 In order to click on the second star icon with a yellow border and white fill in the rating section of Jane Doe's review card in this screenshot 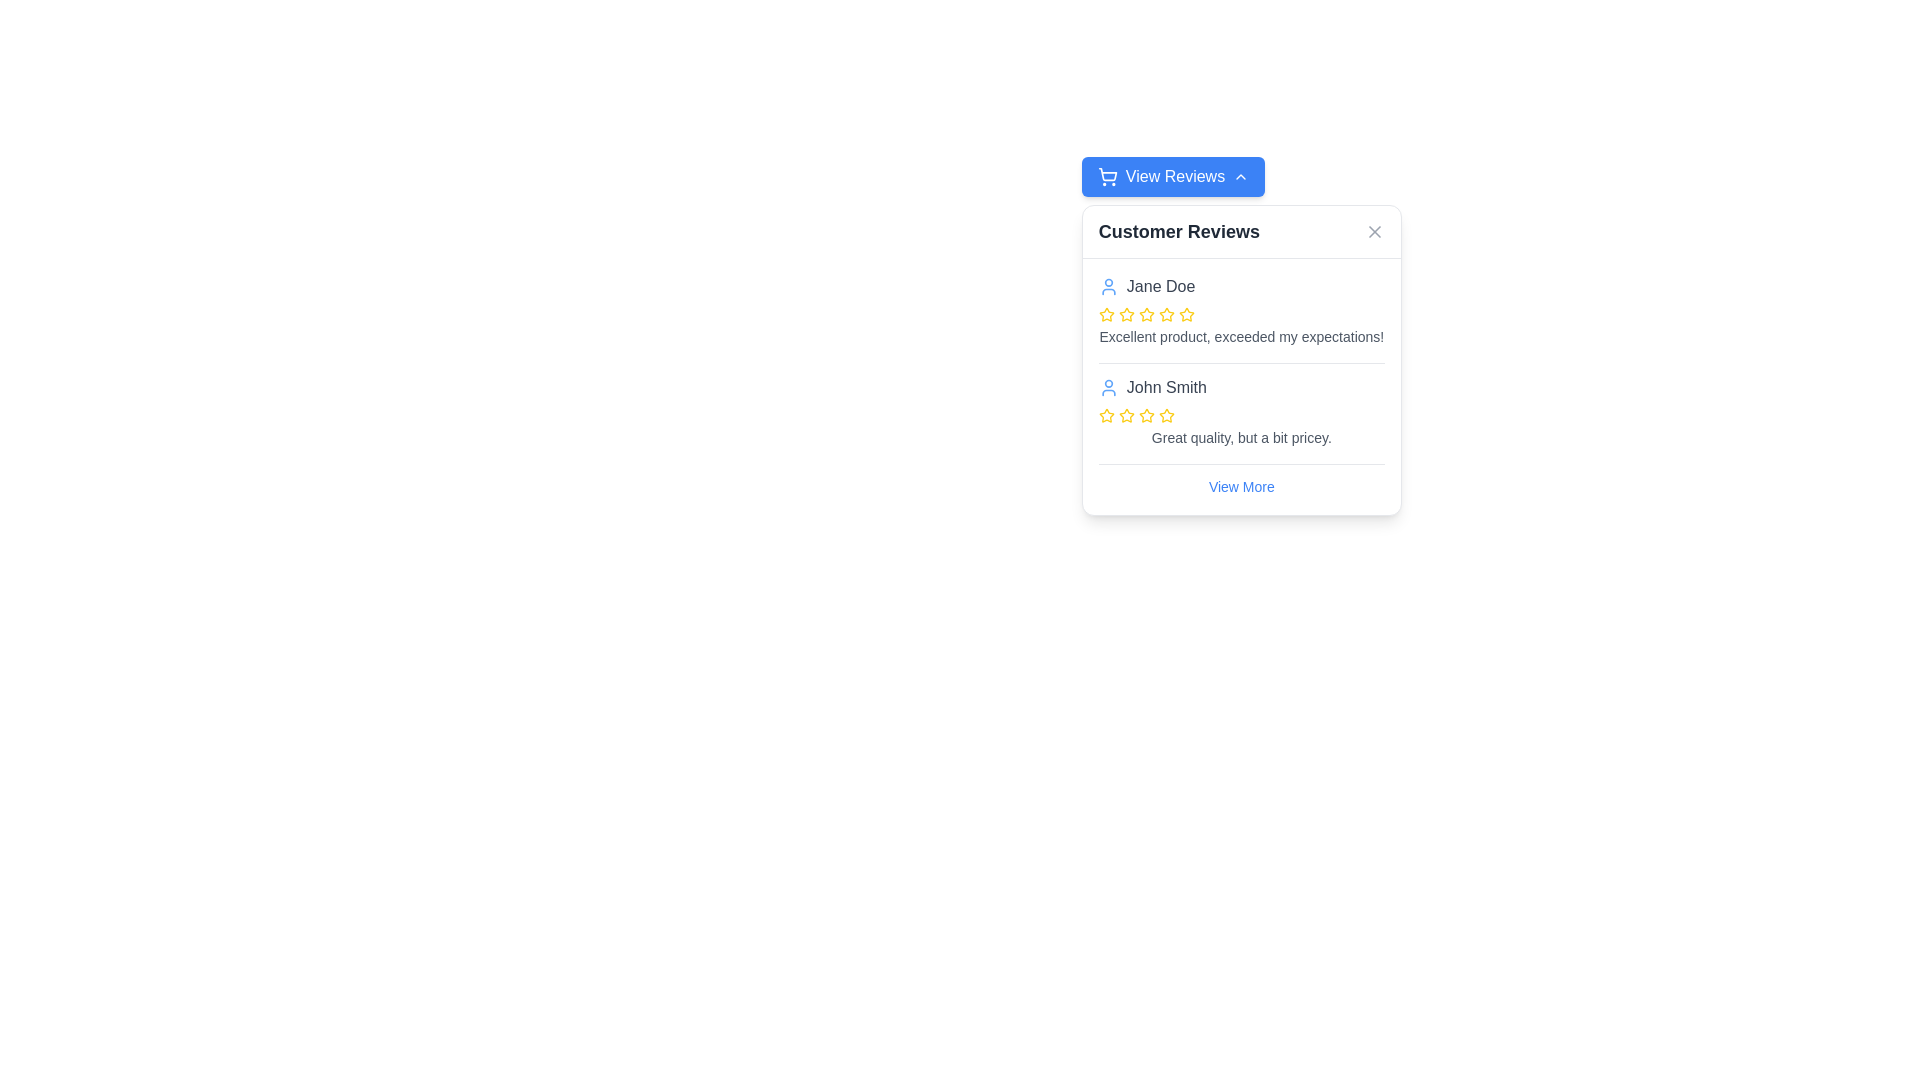, I will do `click(1105, 314)`.